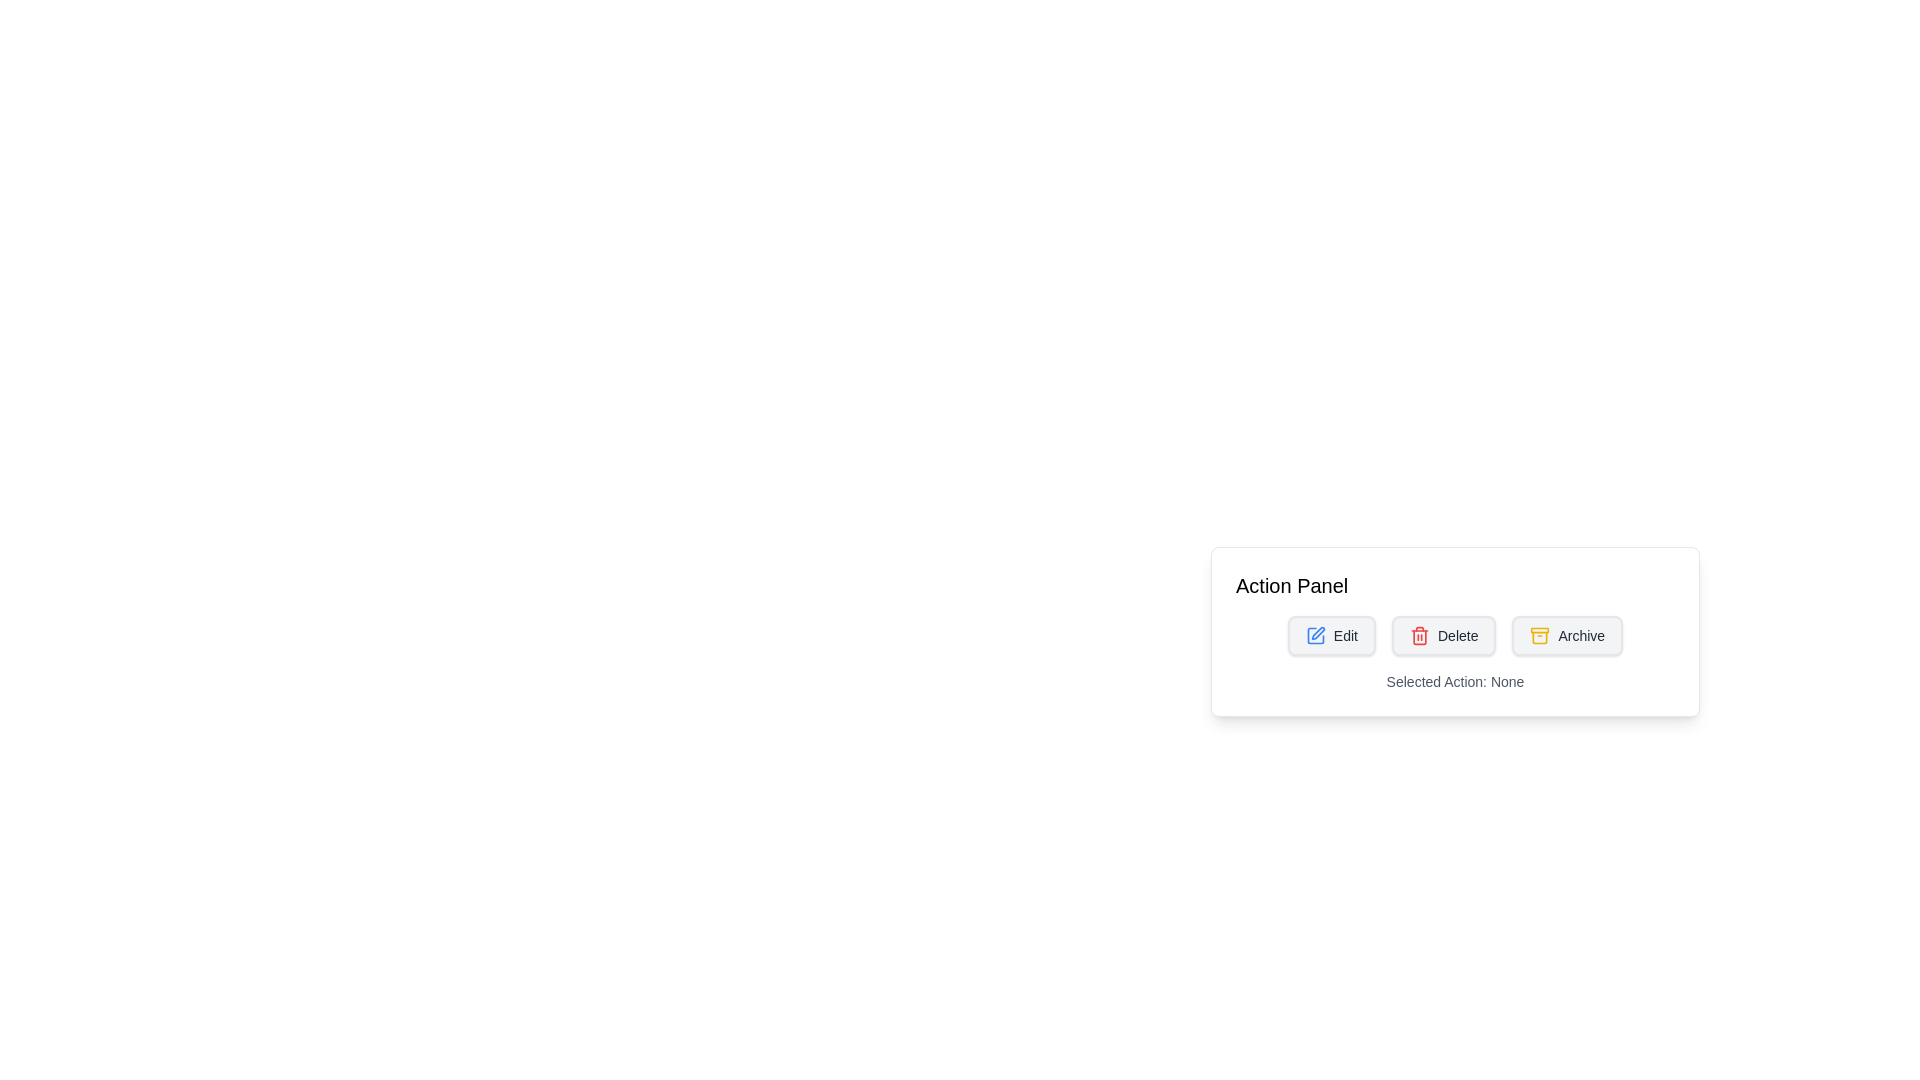 This screenshot has width=1920, height=1080. What do you see at coordinates (1330, 636) in the screenshot?
I see `the leftmost button in the Action Panel to initiate the edit functionality, which typically opens a form or makes content fields editable` at bounding box center [1330, 636].